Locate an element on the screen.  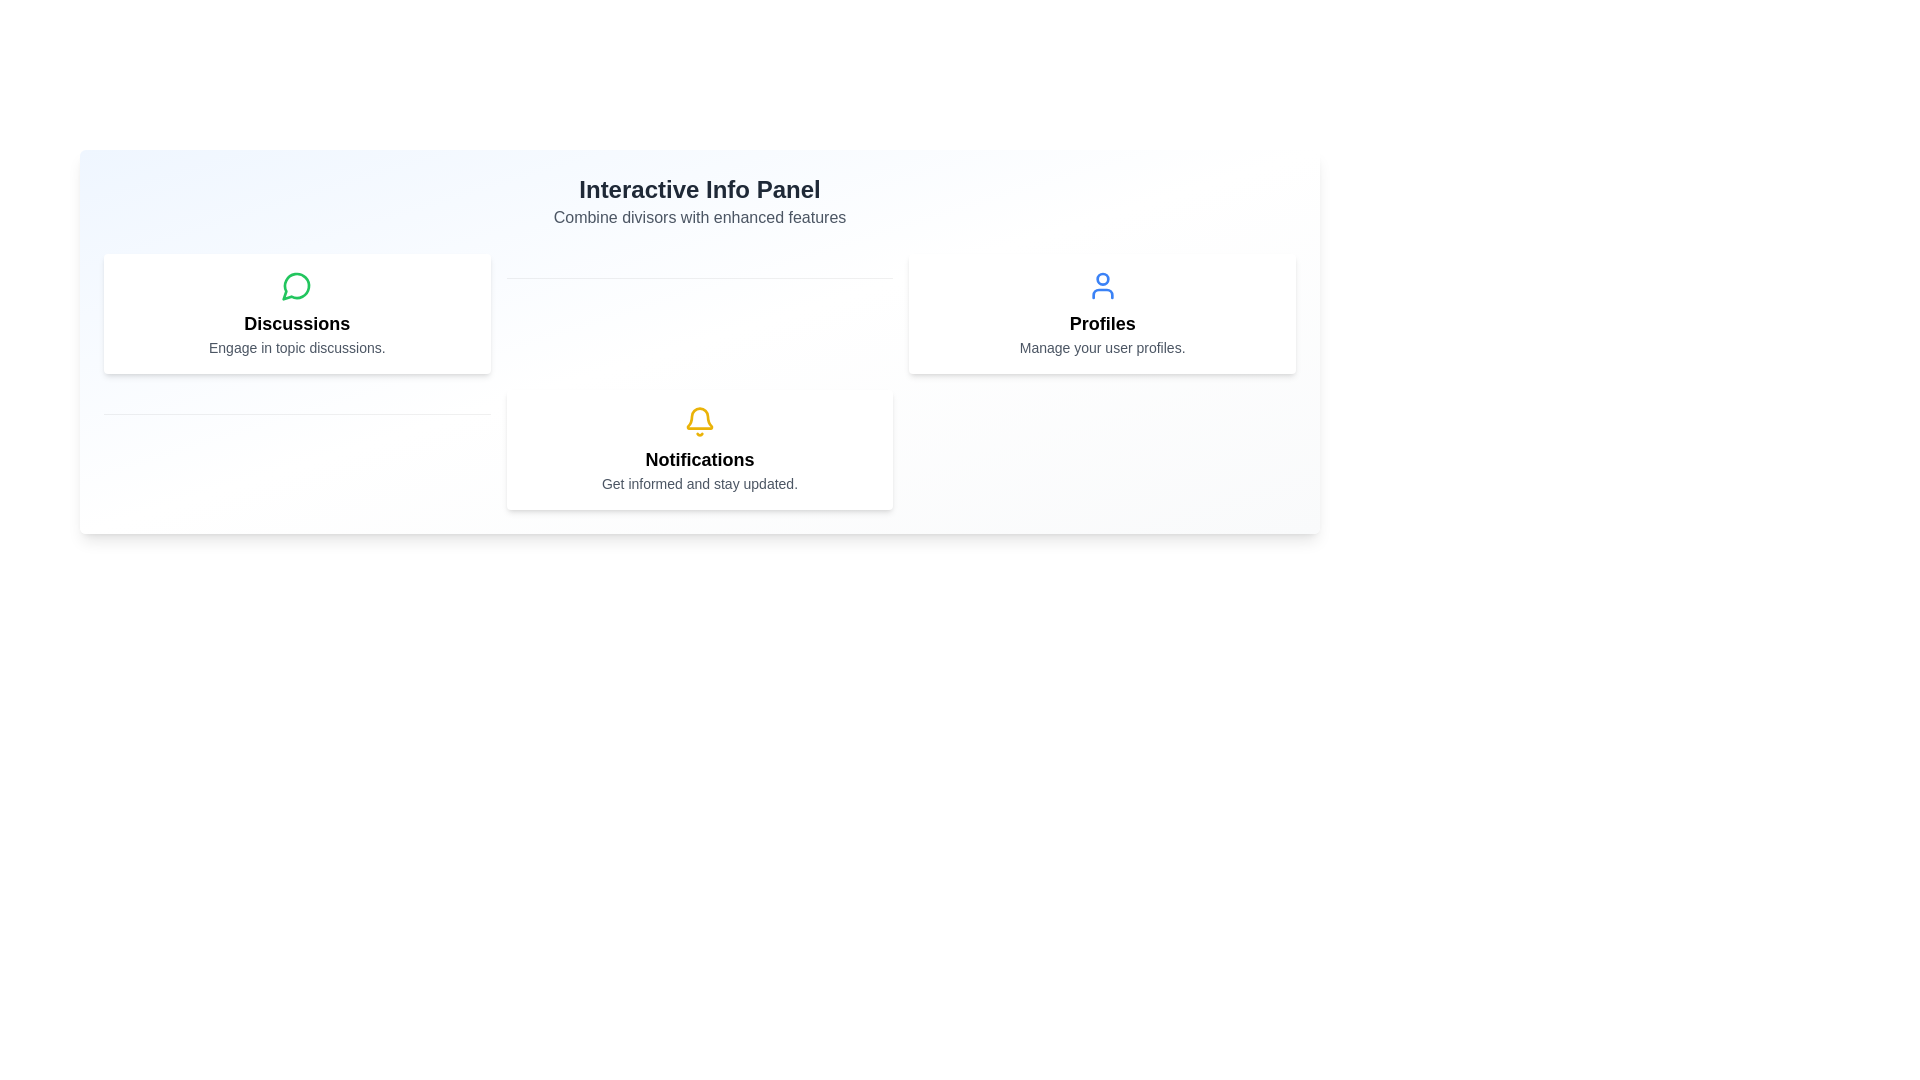
the non-interactive informational panel that serves as an introduction or overview for the following content, located at the upper section of the layout is located at coordinates (700, 201).